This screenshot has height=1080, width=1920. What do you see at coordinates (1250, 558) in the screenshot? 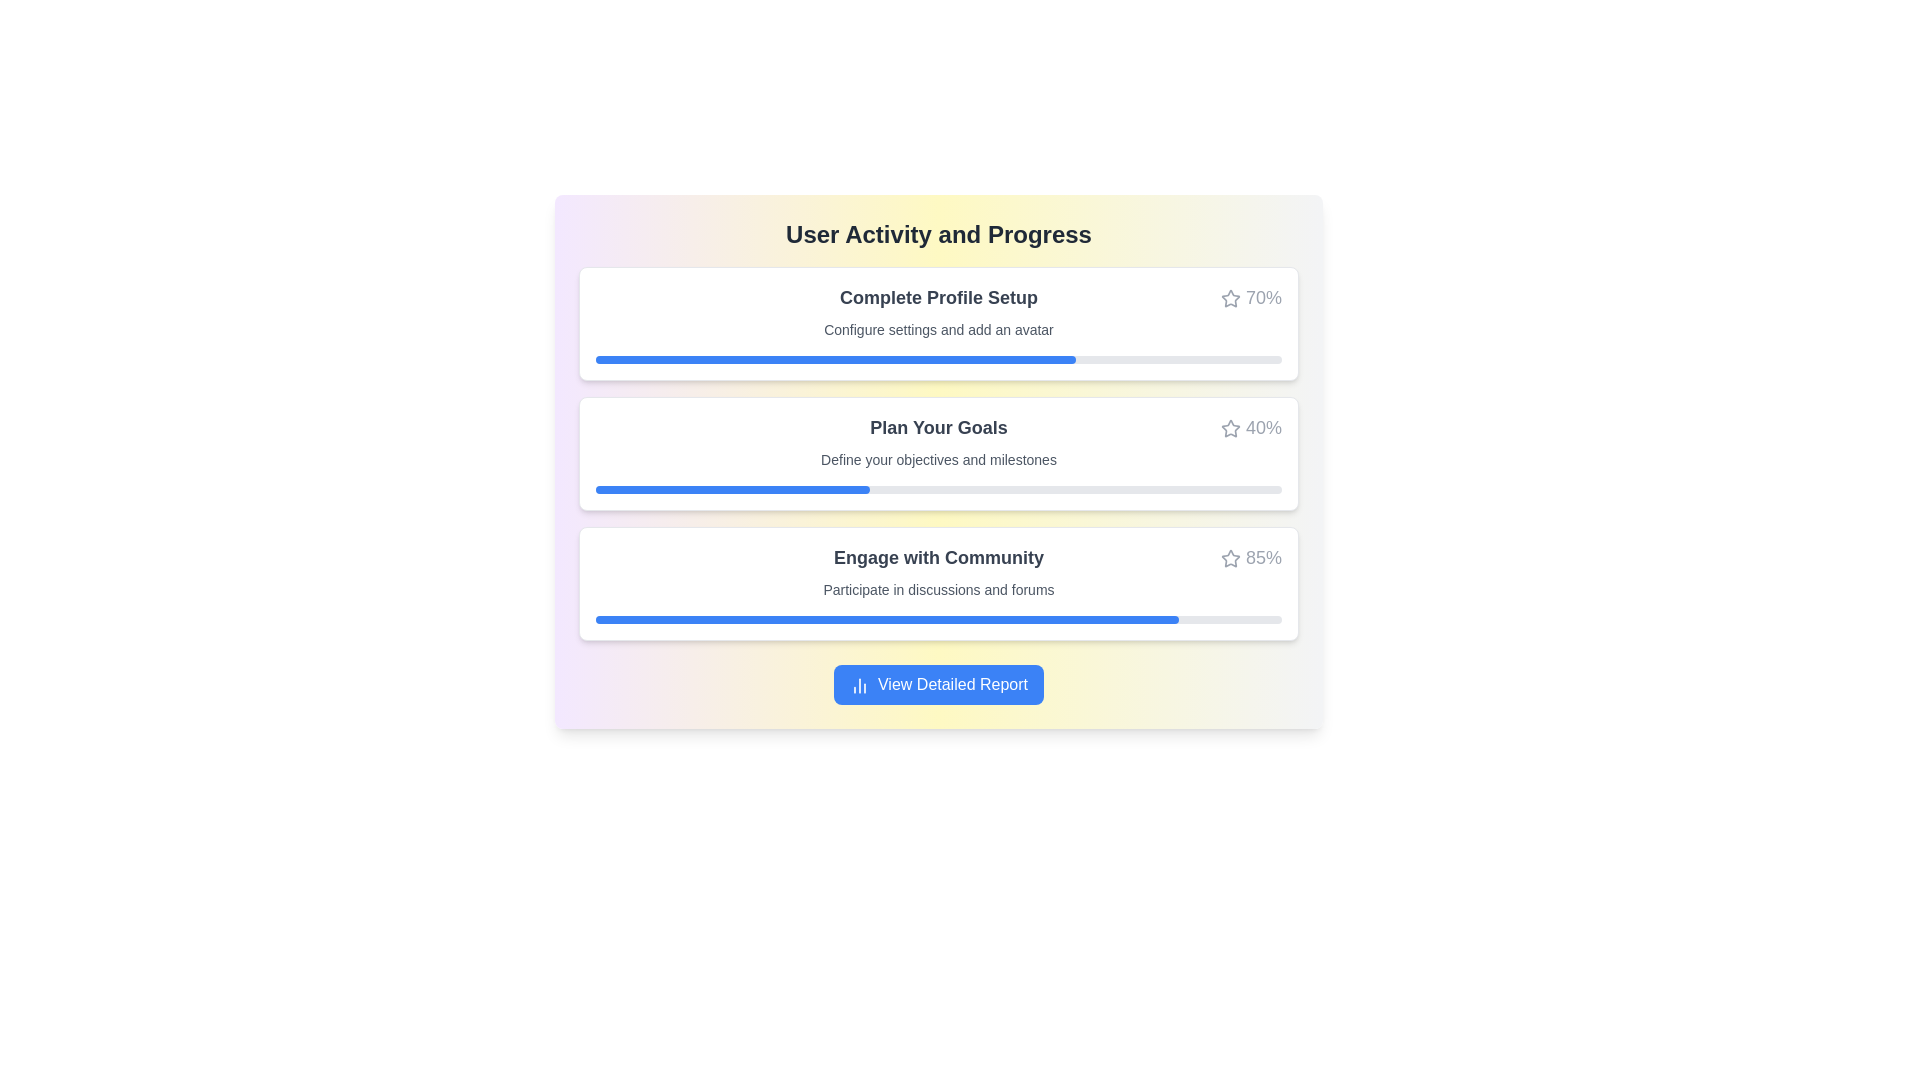
I see `the text with an adjacent icon displaying progress percentage located in the top-right corner of the 'Engage with Community' card, above the progress bar` at bounding box center [1250, 558].